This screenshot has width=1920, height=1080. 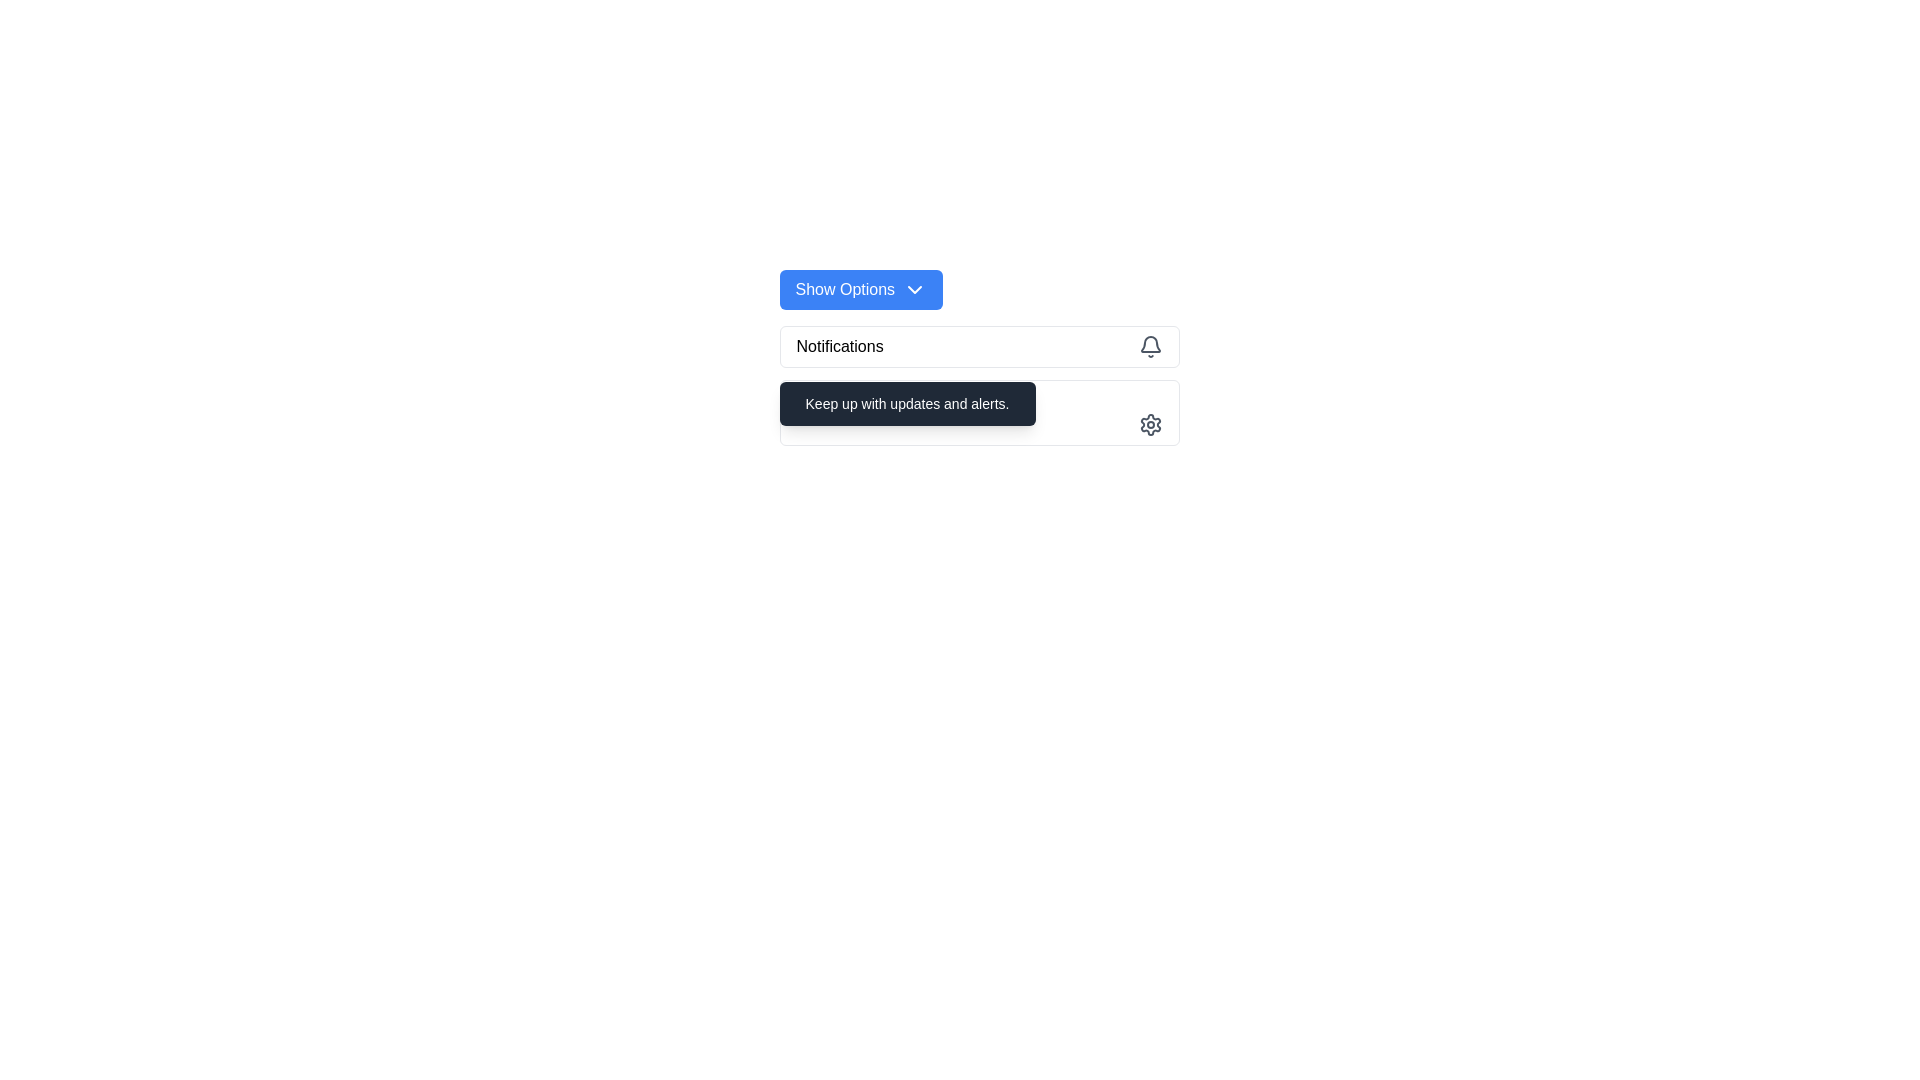 What do you see at coordinates (906, 404) in the screenshot?
I see `the static text label that conveys information about updates and alerts, centrally aligned in a dark gray popup below the 'Notifications' section` at bounding box center [906, 404].